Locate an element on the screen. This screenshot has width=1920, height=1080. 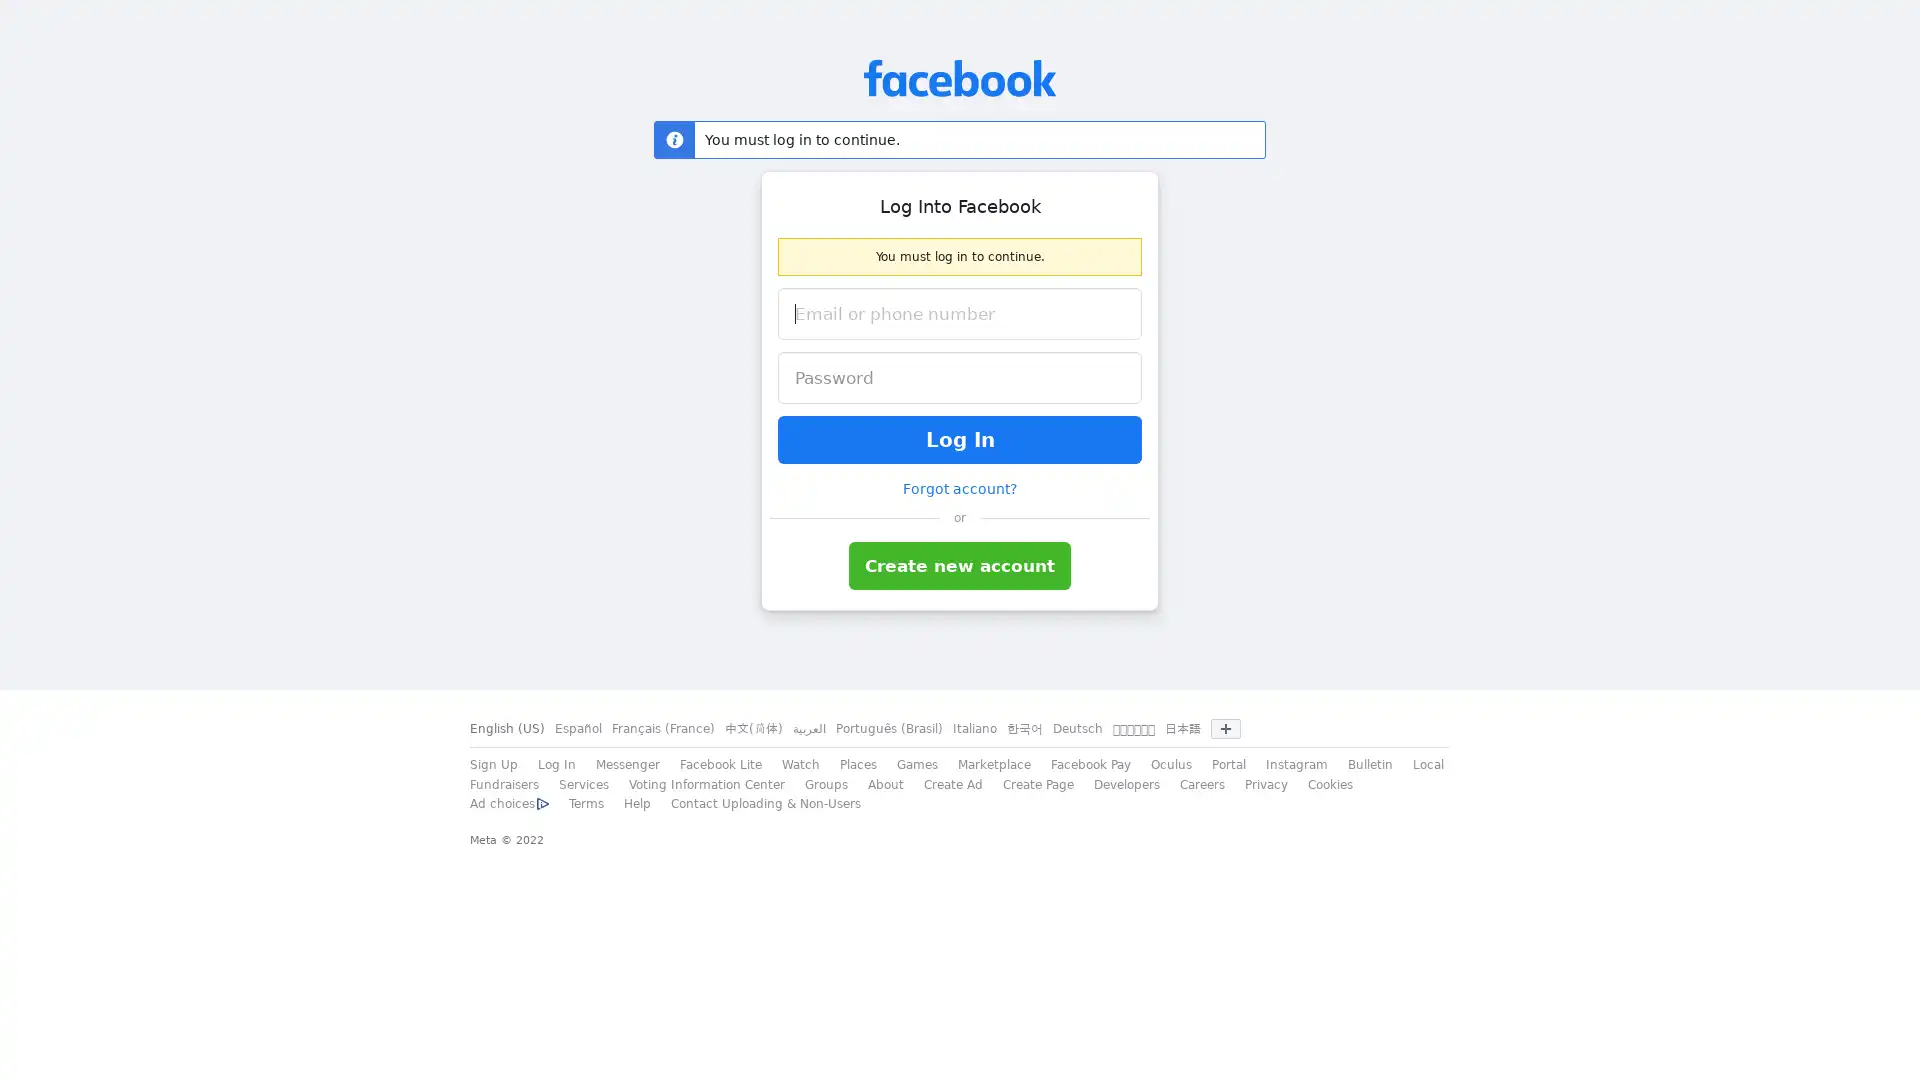
Log In is located at coordinates (960, 438).